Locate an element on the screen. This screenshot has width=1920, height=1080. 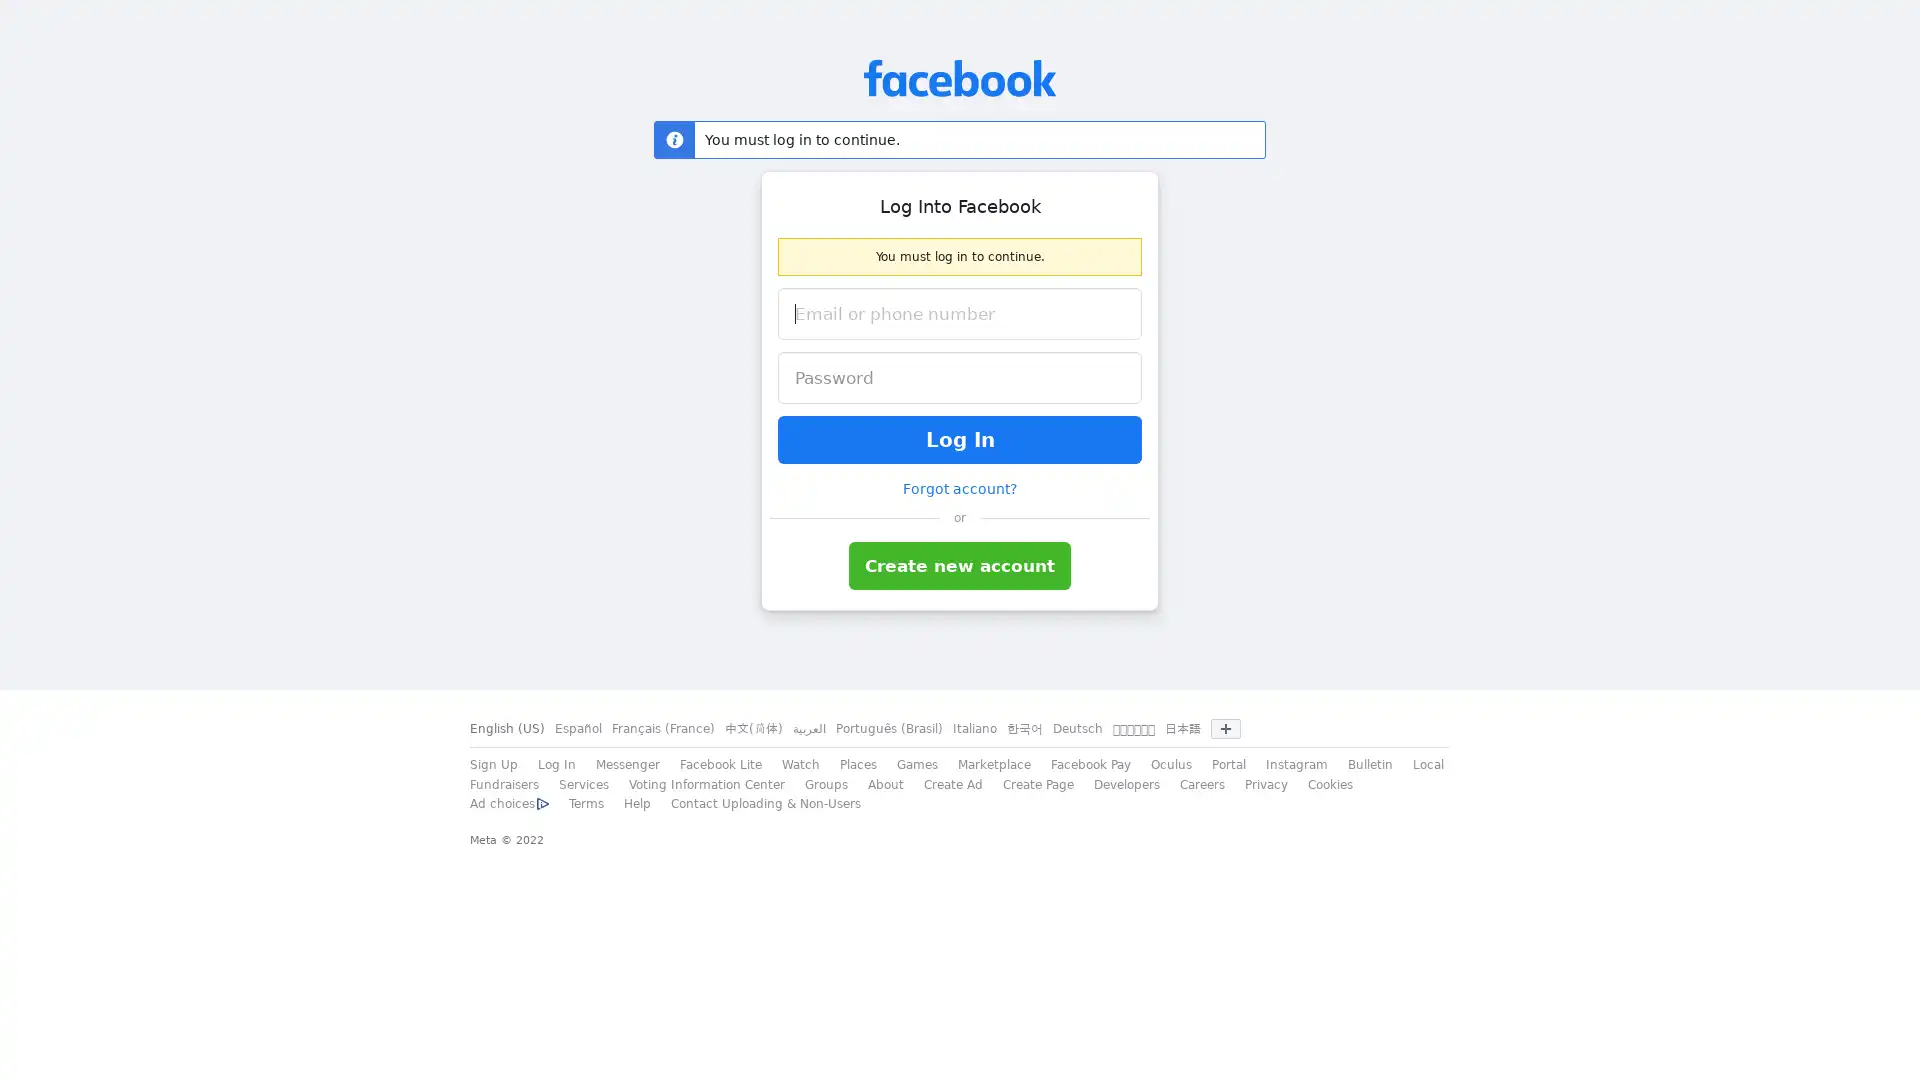
Log In is located at coordinates (960, 438).